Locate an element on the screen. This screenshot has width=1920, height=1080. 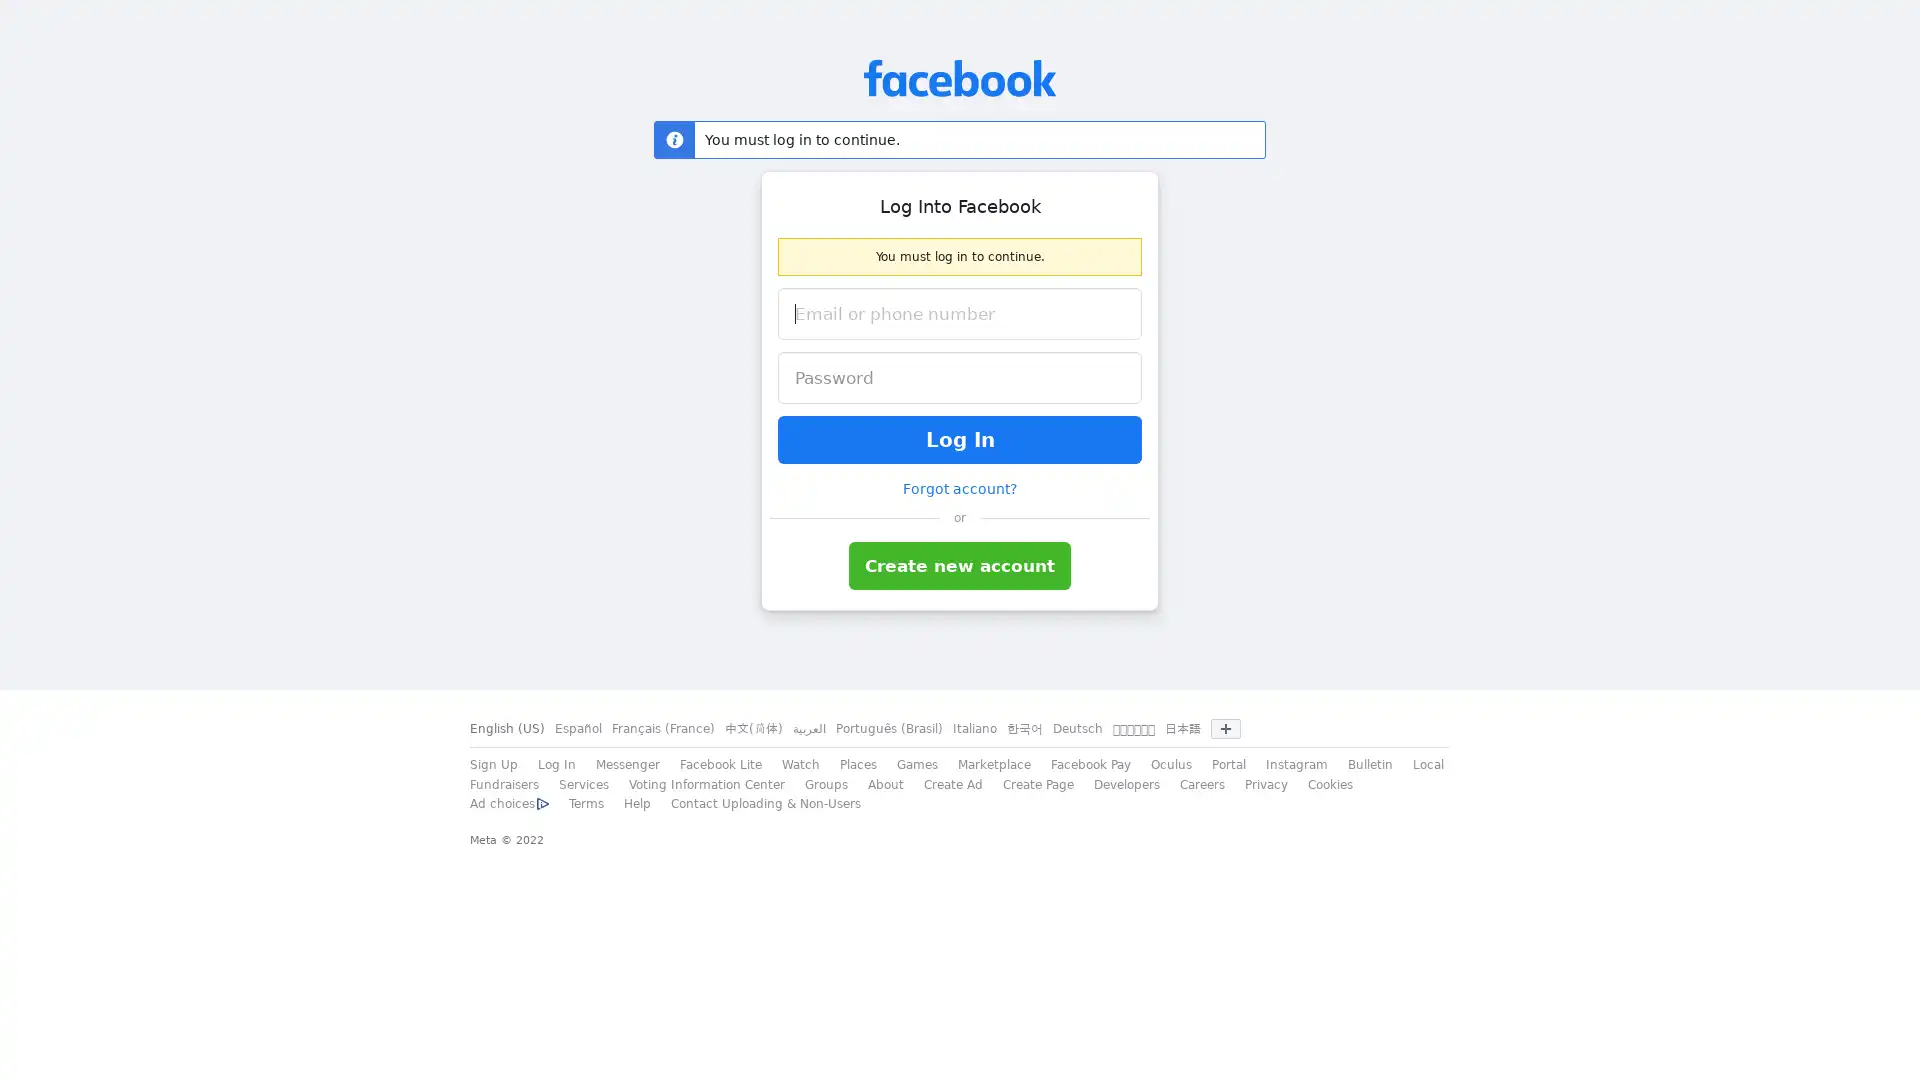
Log In is located at coordinates (960, 438).